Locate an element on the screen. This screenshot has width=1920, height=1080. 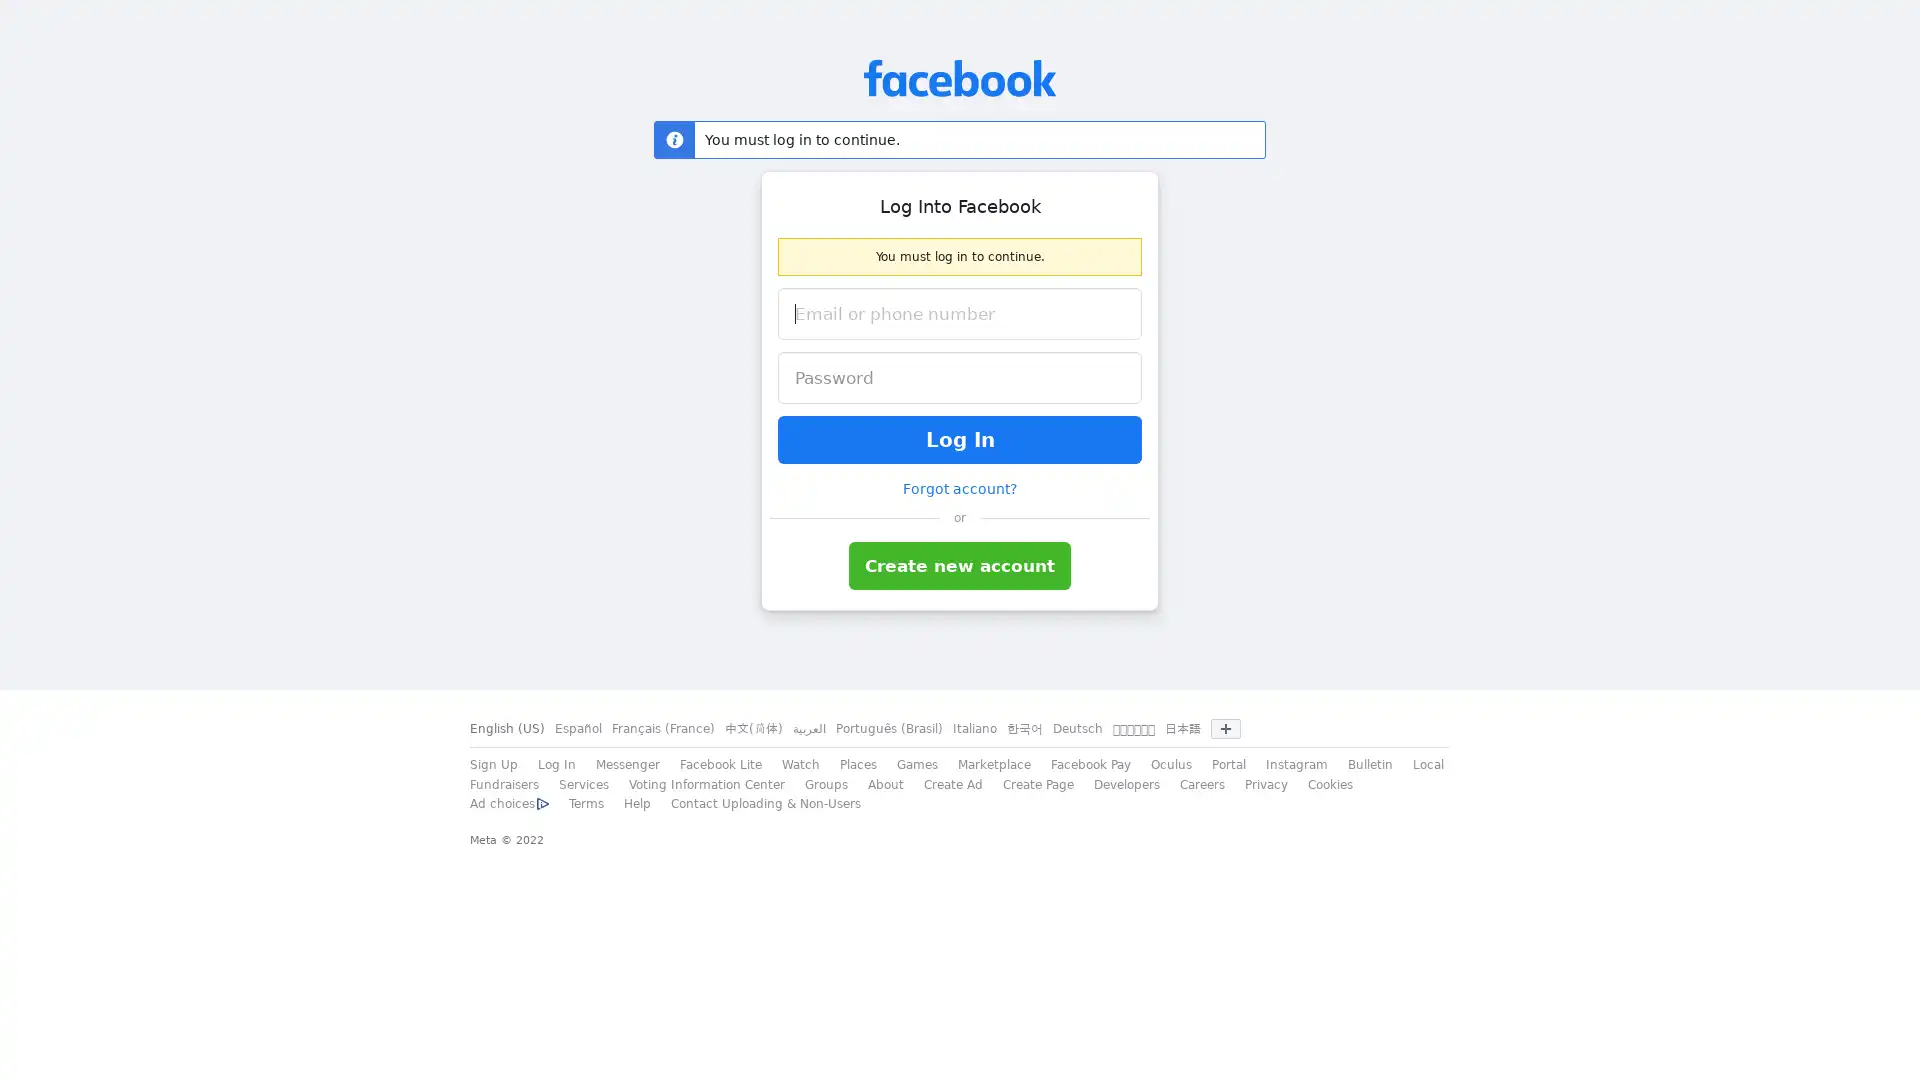
Log In is located at coordinates (960, 438).